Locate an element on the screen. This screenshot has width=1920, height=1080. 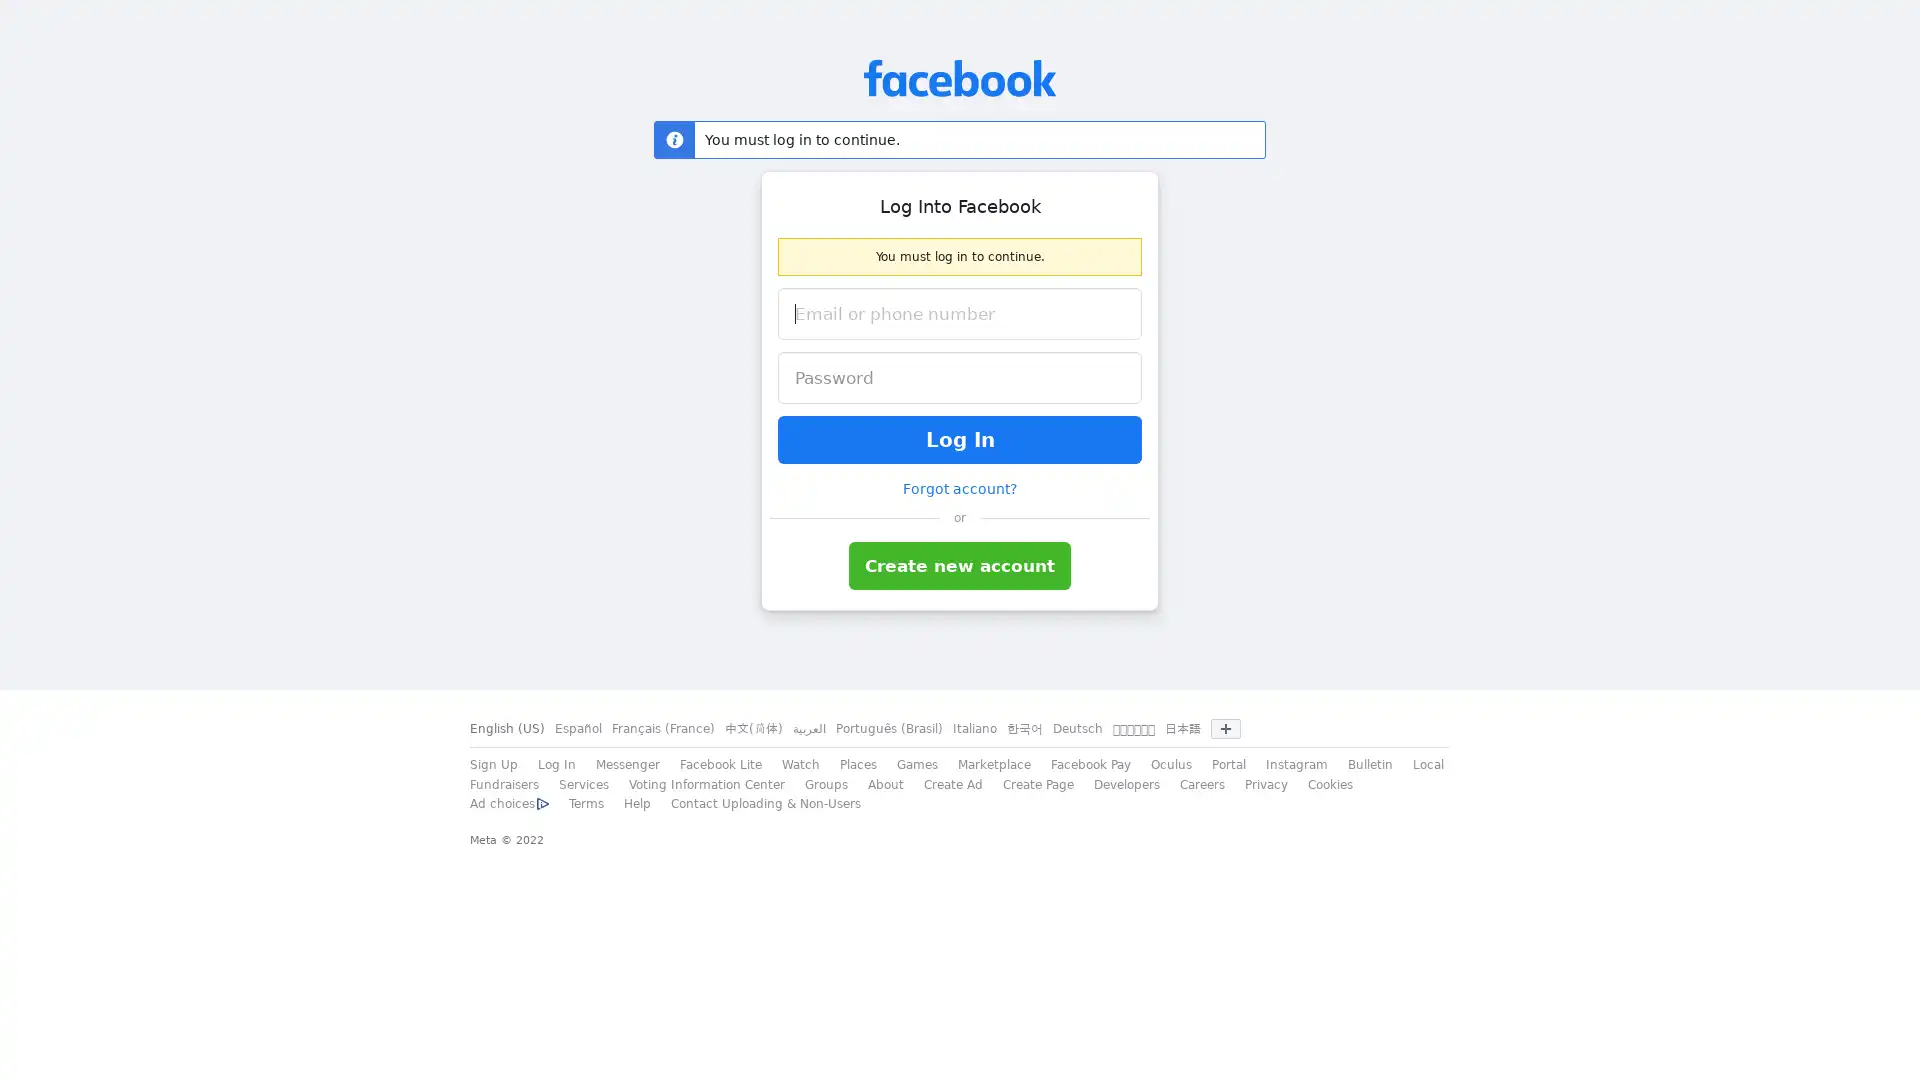
Log In is located at coordinates (960, 438).